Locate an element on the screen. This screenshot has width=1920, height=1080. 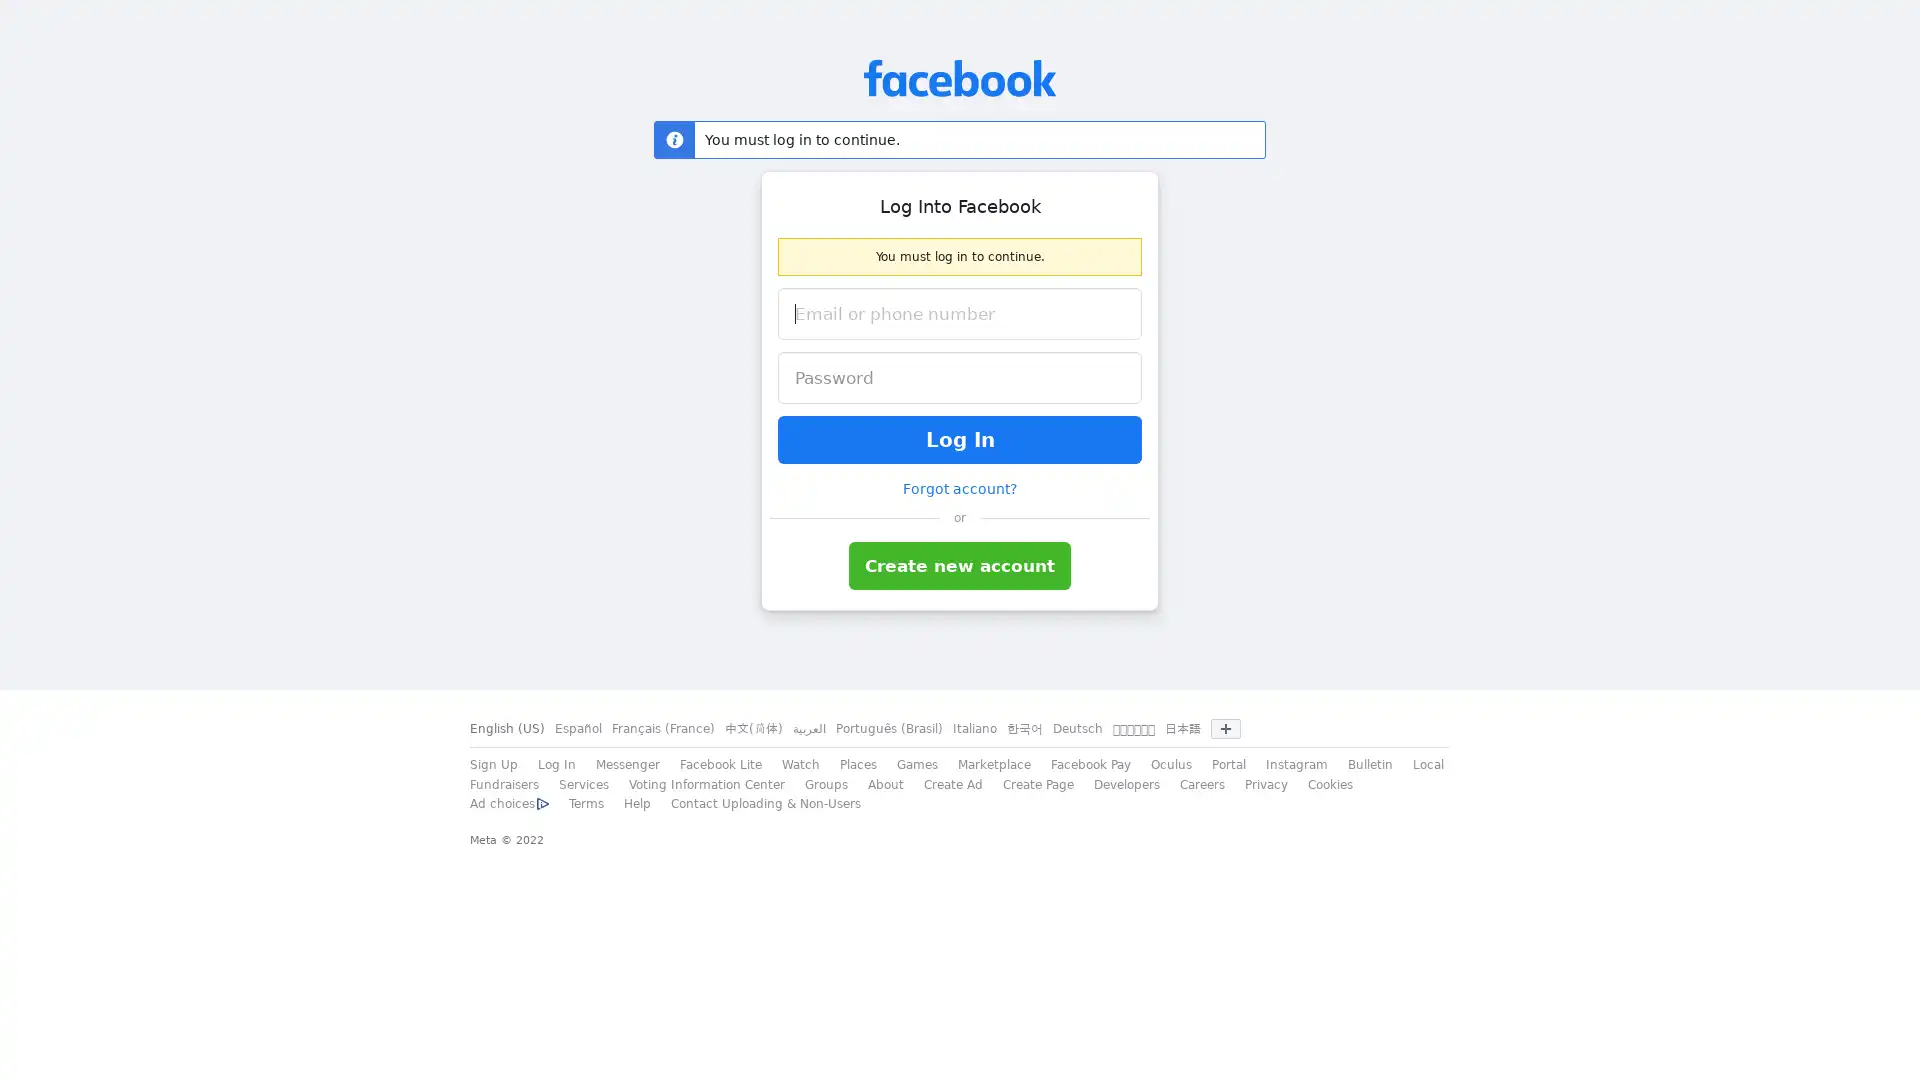
Log In is located at coordinates (960, 438).